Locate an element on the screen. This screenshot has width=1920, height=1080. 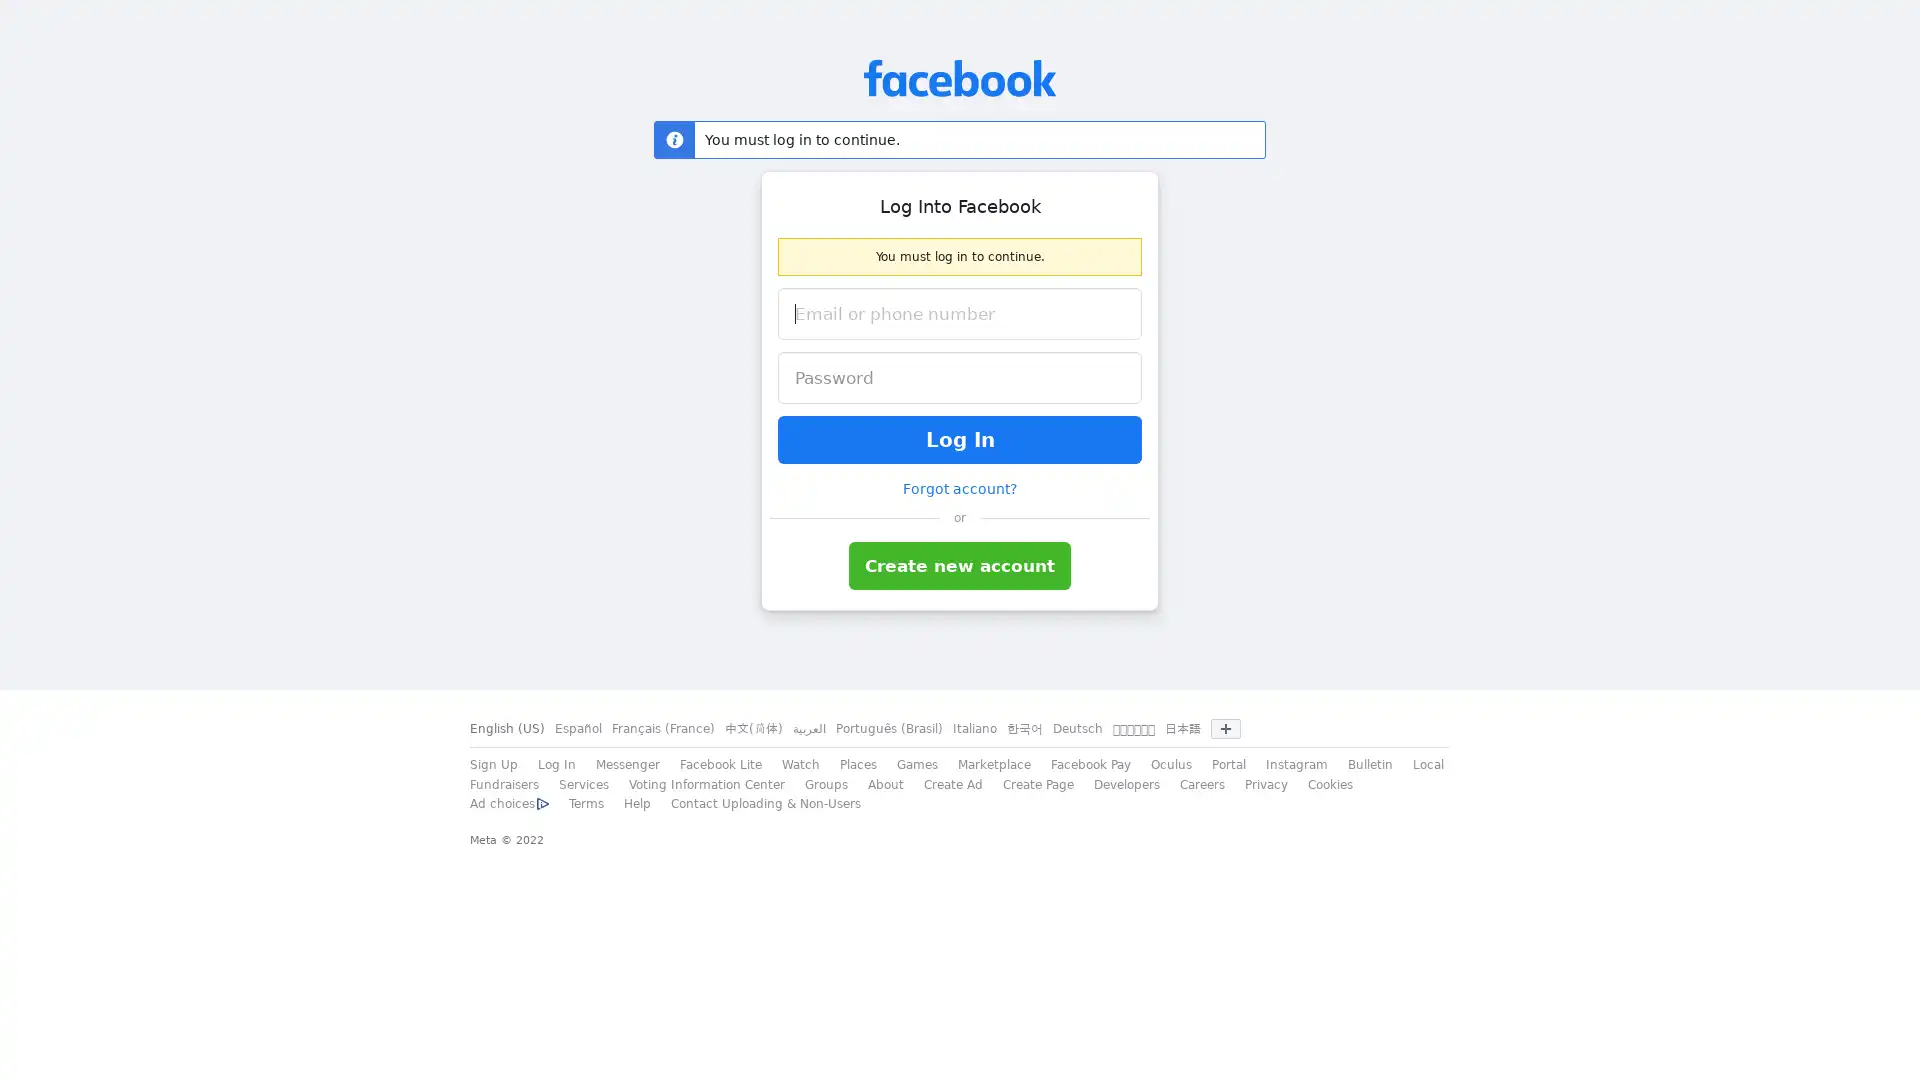
Log In is located at coordinates (960, 438).